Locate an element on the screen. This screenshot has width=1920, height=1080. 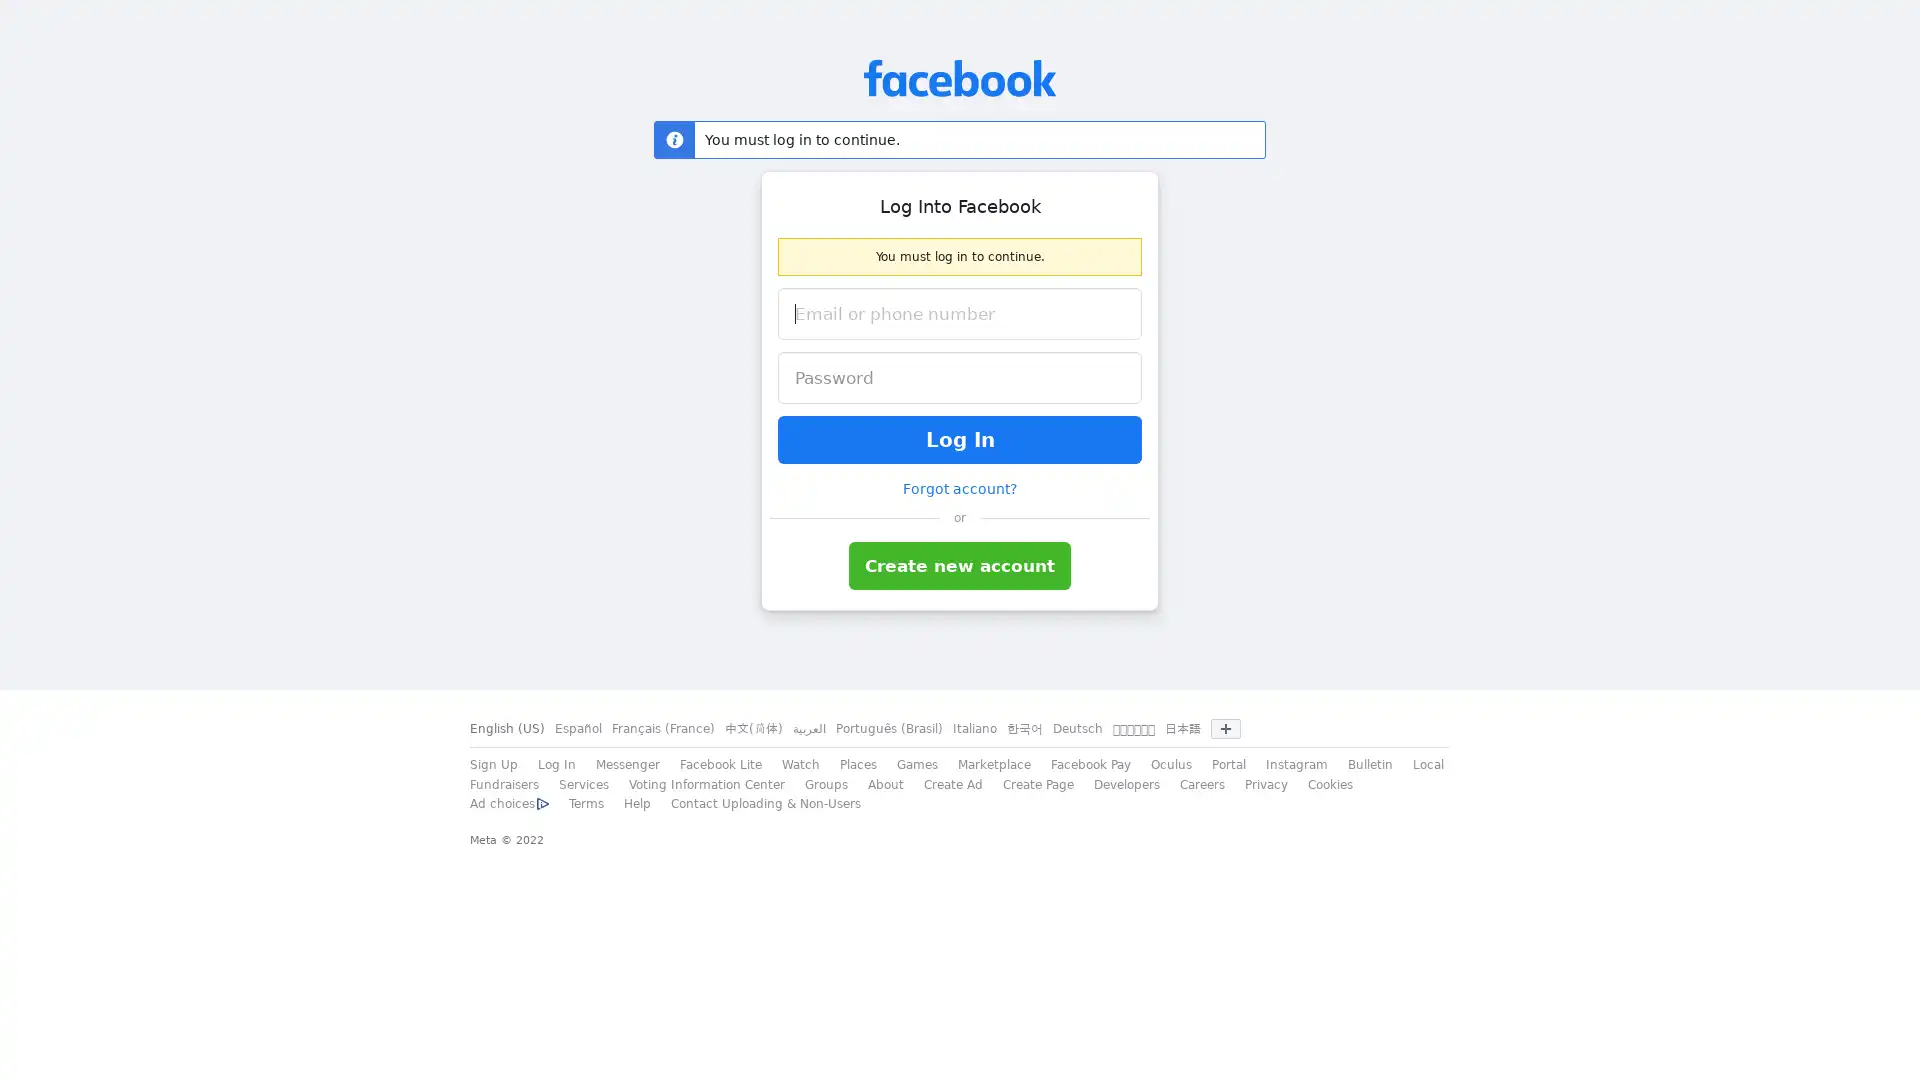
Log In is located at coordinates (960, 438).